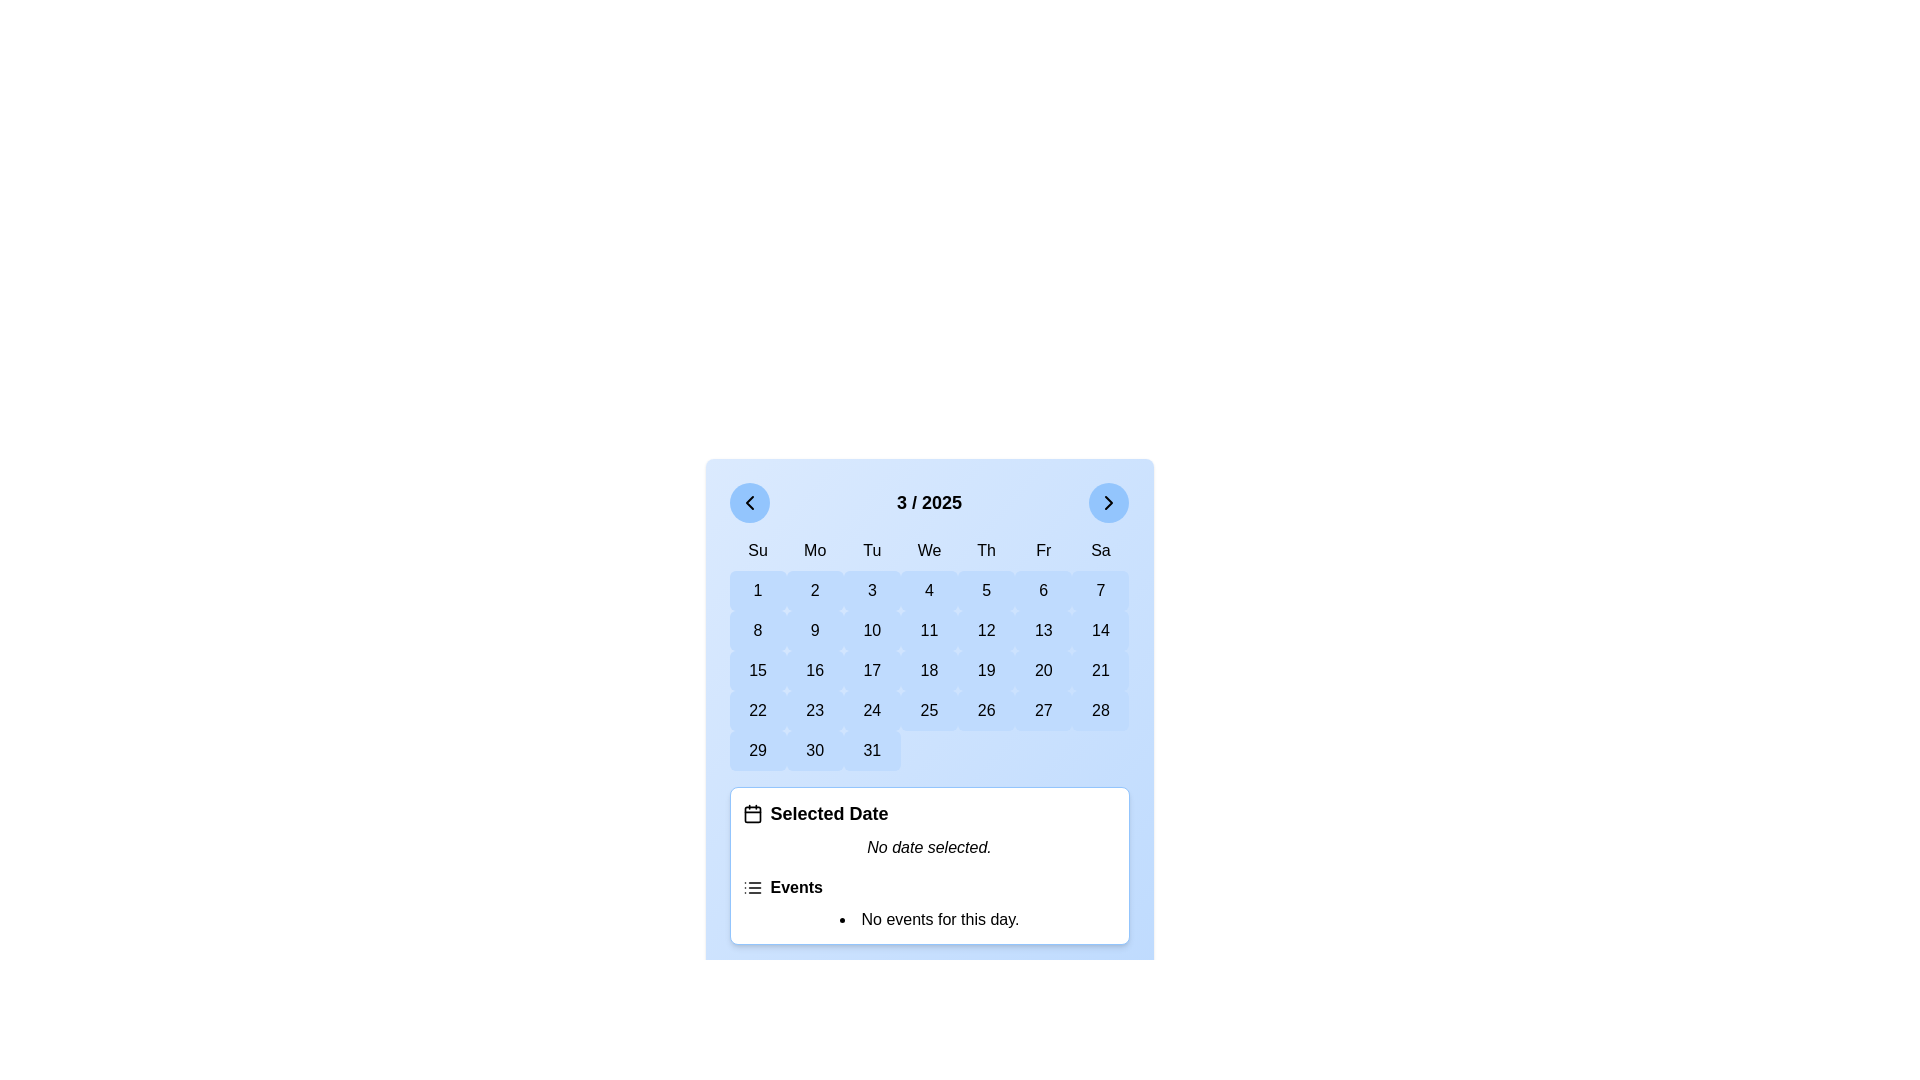  What do you see at coordinates (1099, 631) in the screenshot?
I see `the button representing March 14, 2025, located` at bounding box center [1099, 631].